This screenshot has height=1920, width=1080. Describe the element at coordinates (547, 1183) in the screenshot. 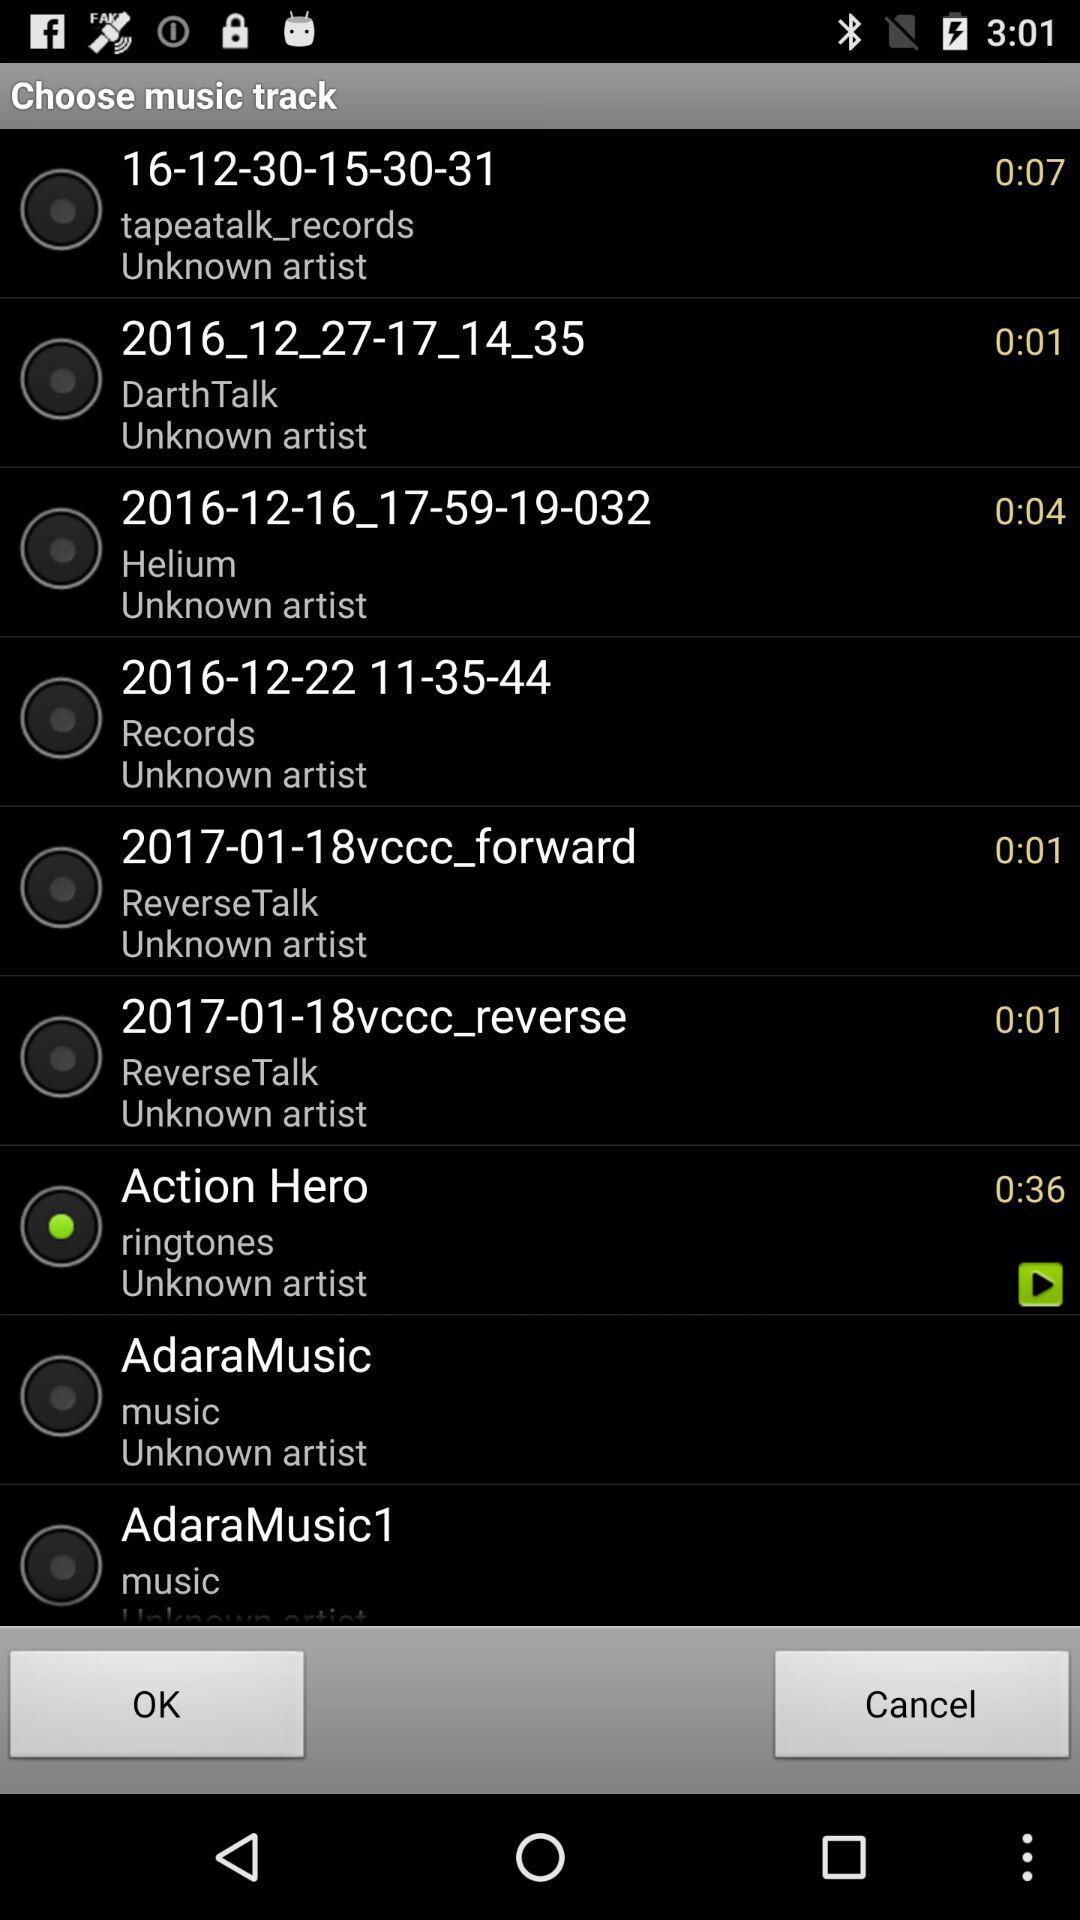

I see `item next to the 0:36 app` at that location.